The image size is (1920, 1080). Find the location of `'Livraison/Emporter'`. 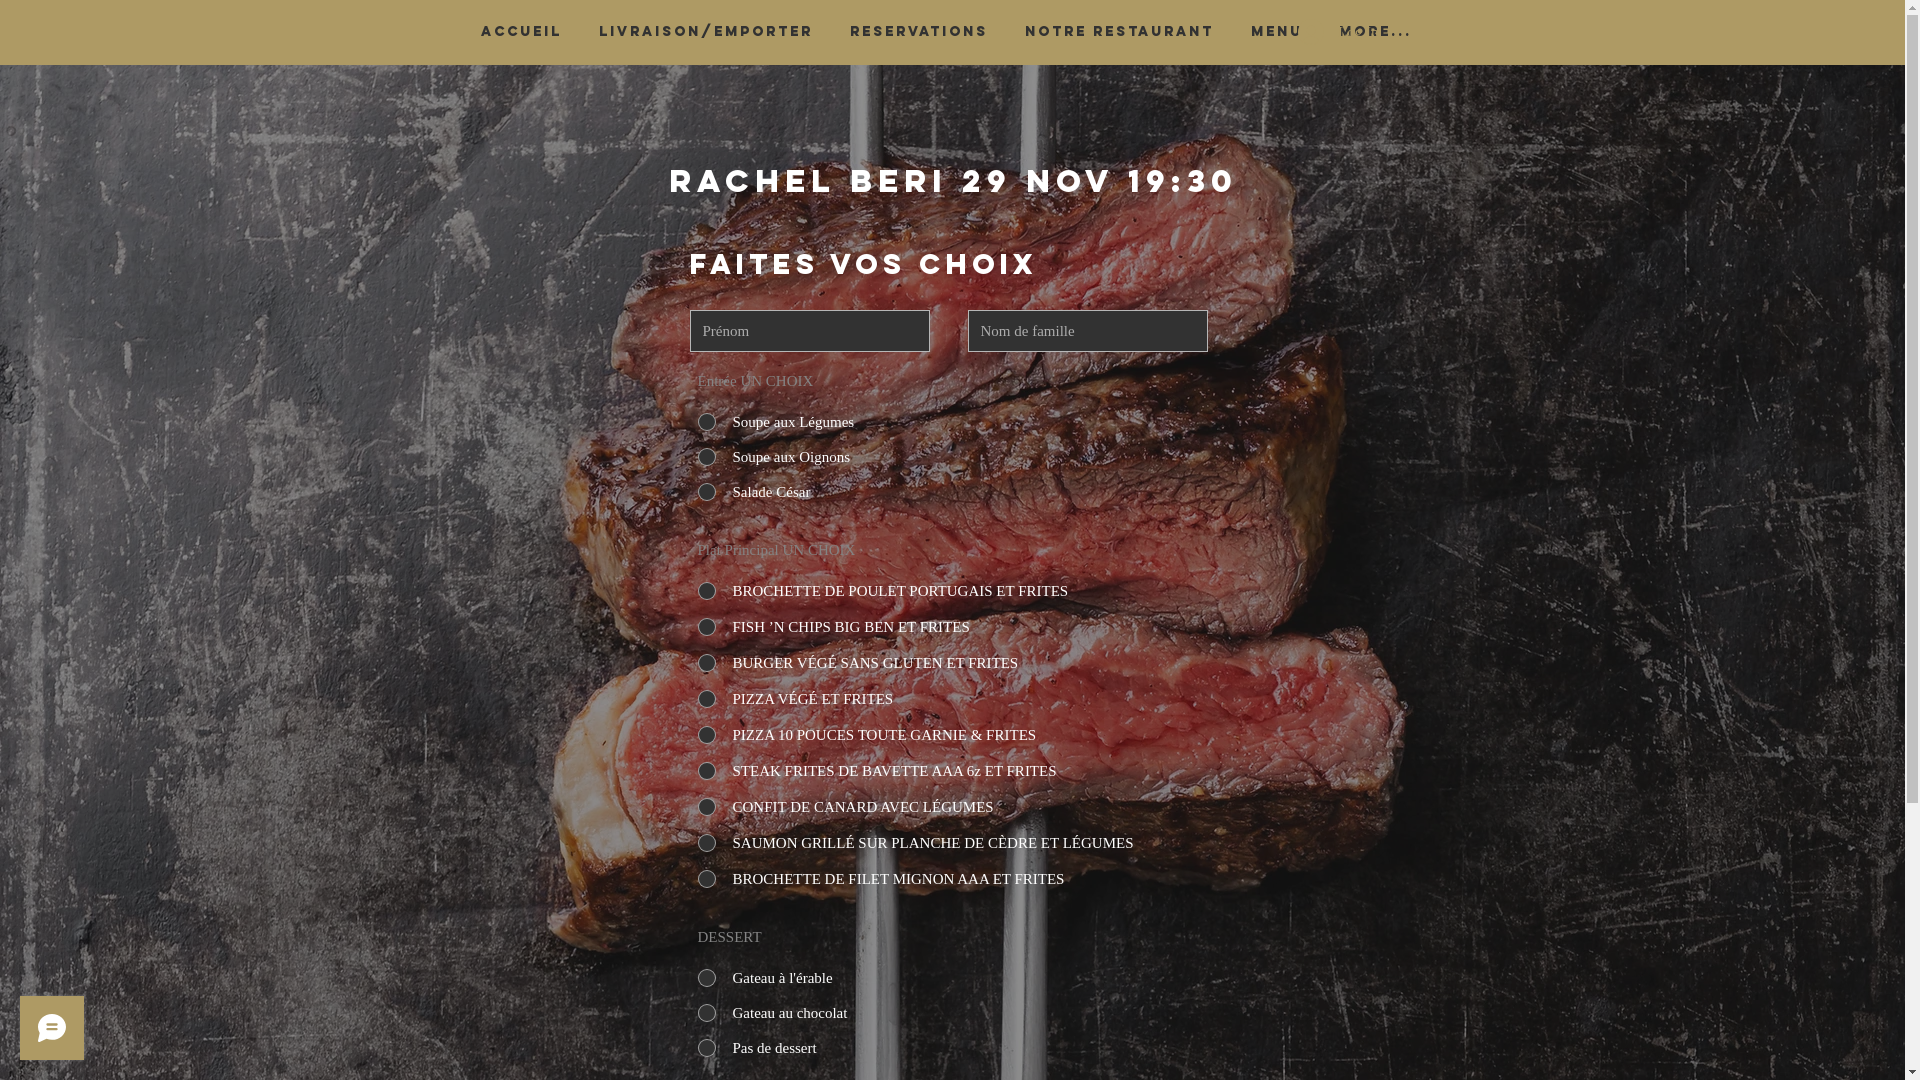

'Livraison/Emporter' is located at coordinates (705, 31).